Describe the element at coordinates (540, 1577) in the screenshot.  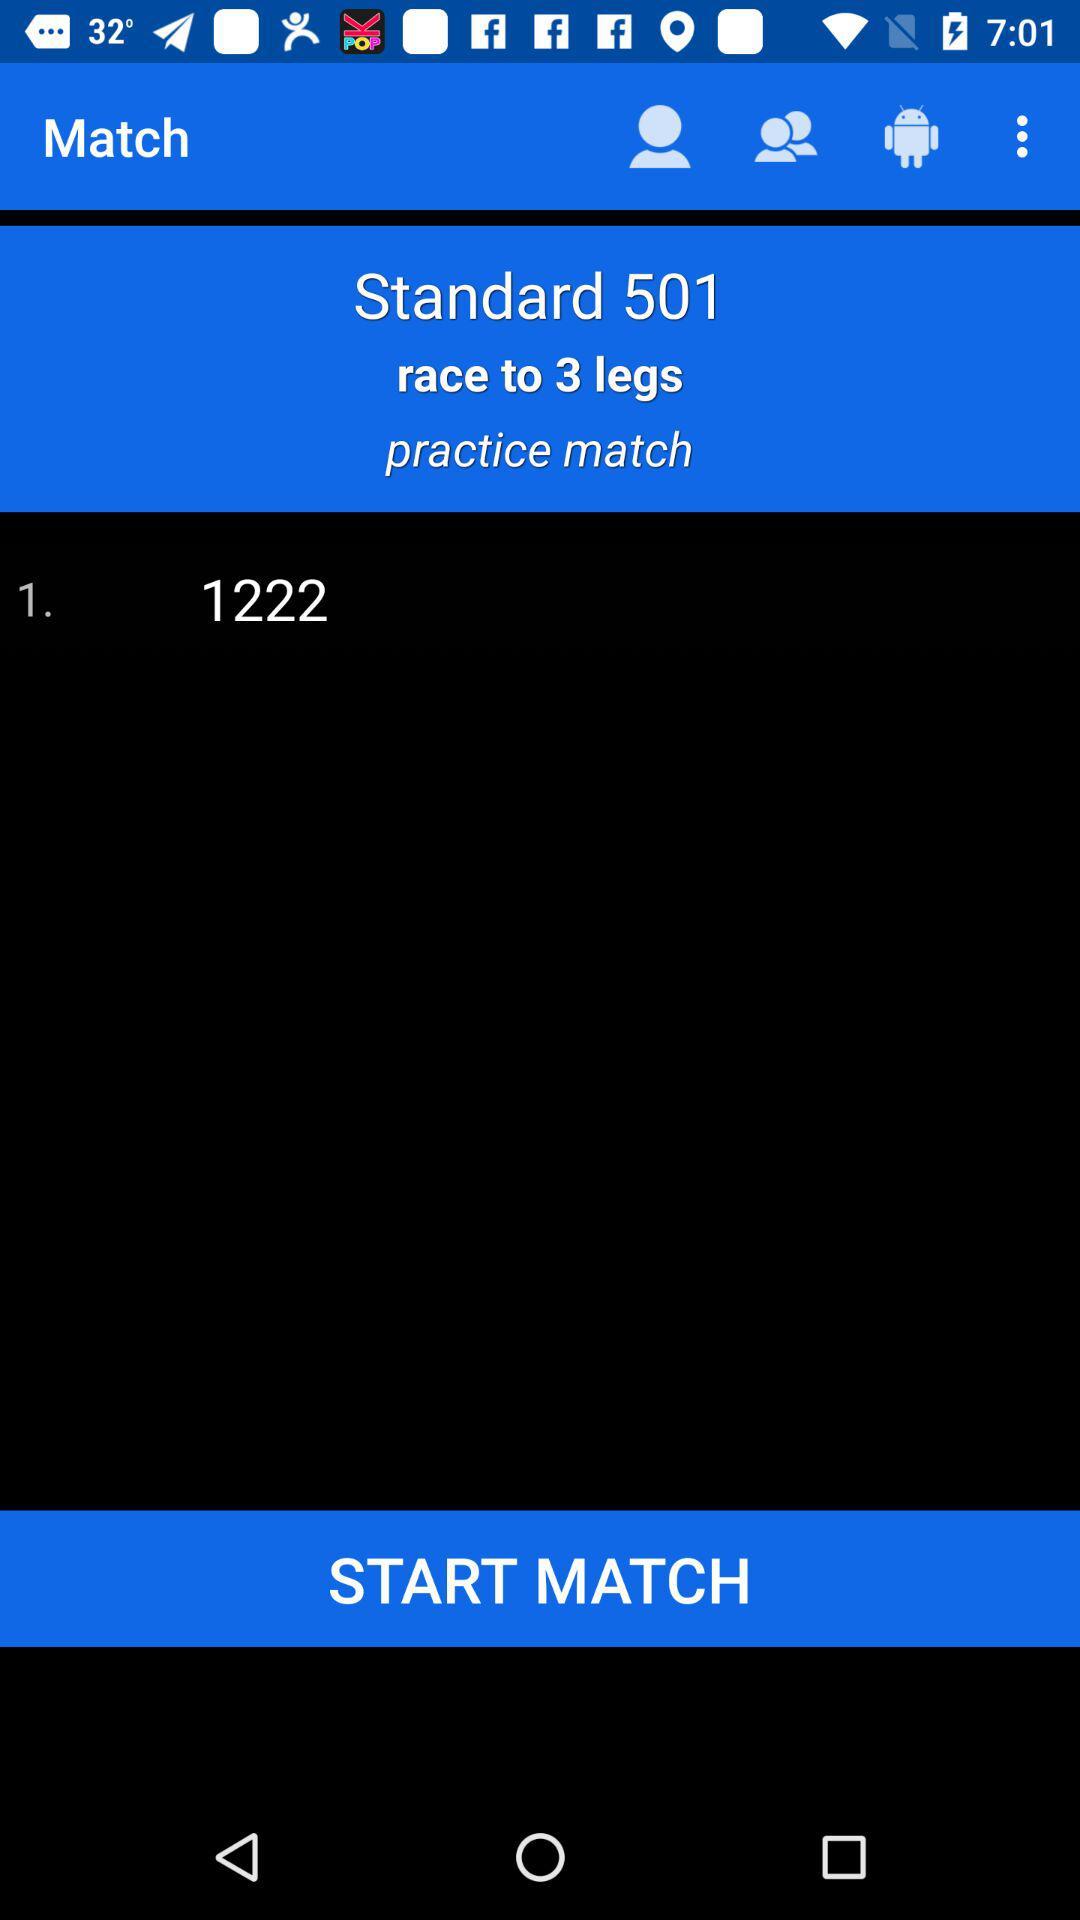
I see `start match button` at that location.